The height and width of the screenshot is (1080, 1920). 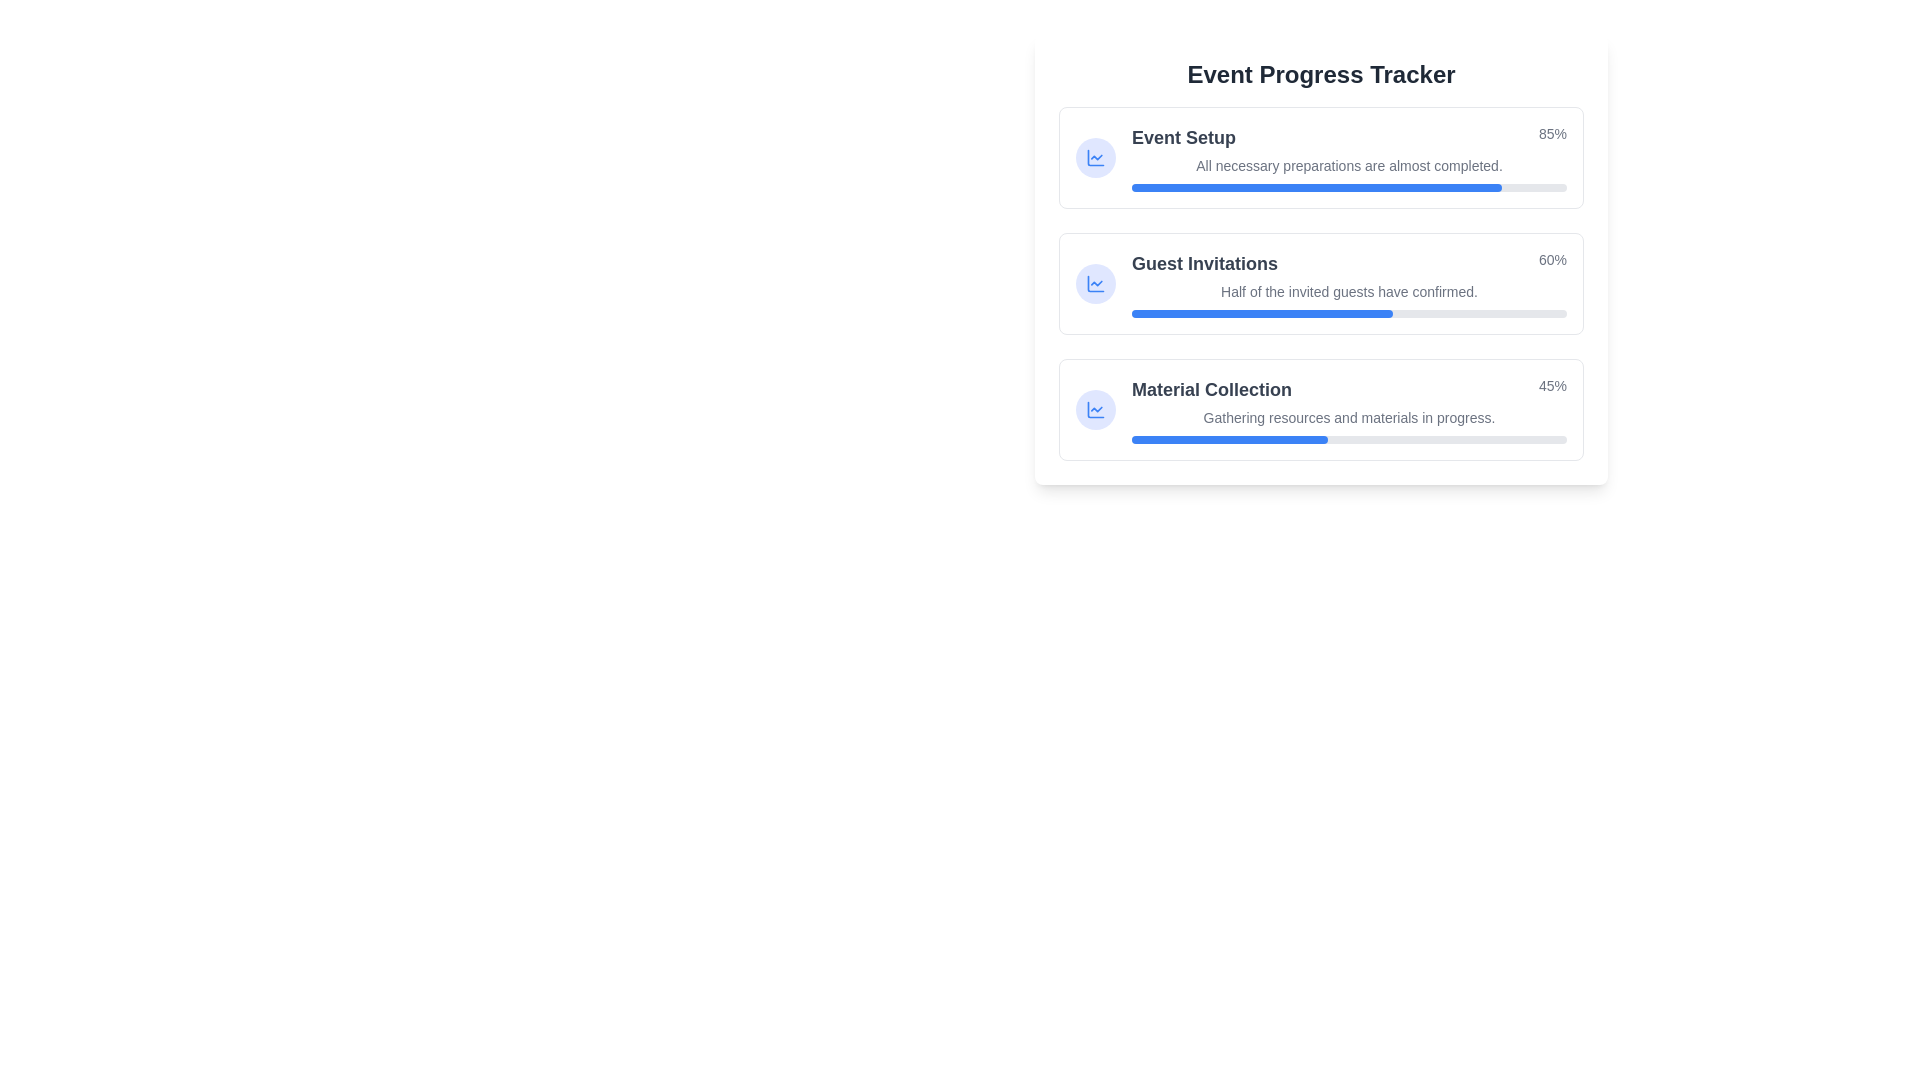 I want to click on displayed information from the Information widget, which is the second item in the Event Progress Tracker list, located between Event Setup and Material Collection, so click(x=1321, y=284).